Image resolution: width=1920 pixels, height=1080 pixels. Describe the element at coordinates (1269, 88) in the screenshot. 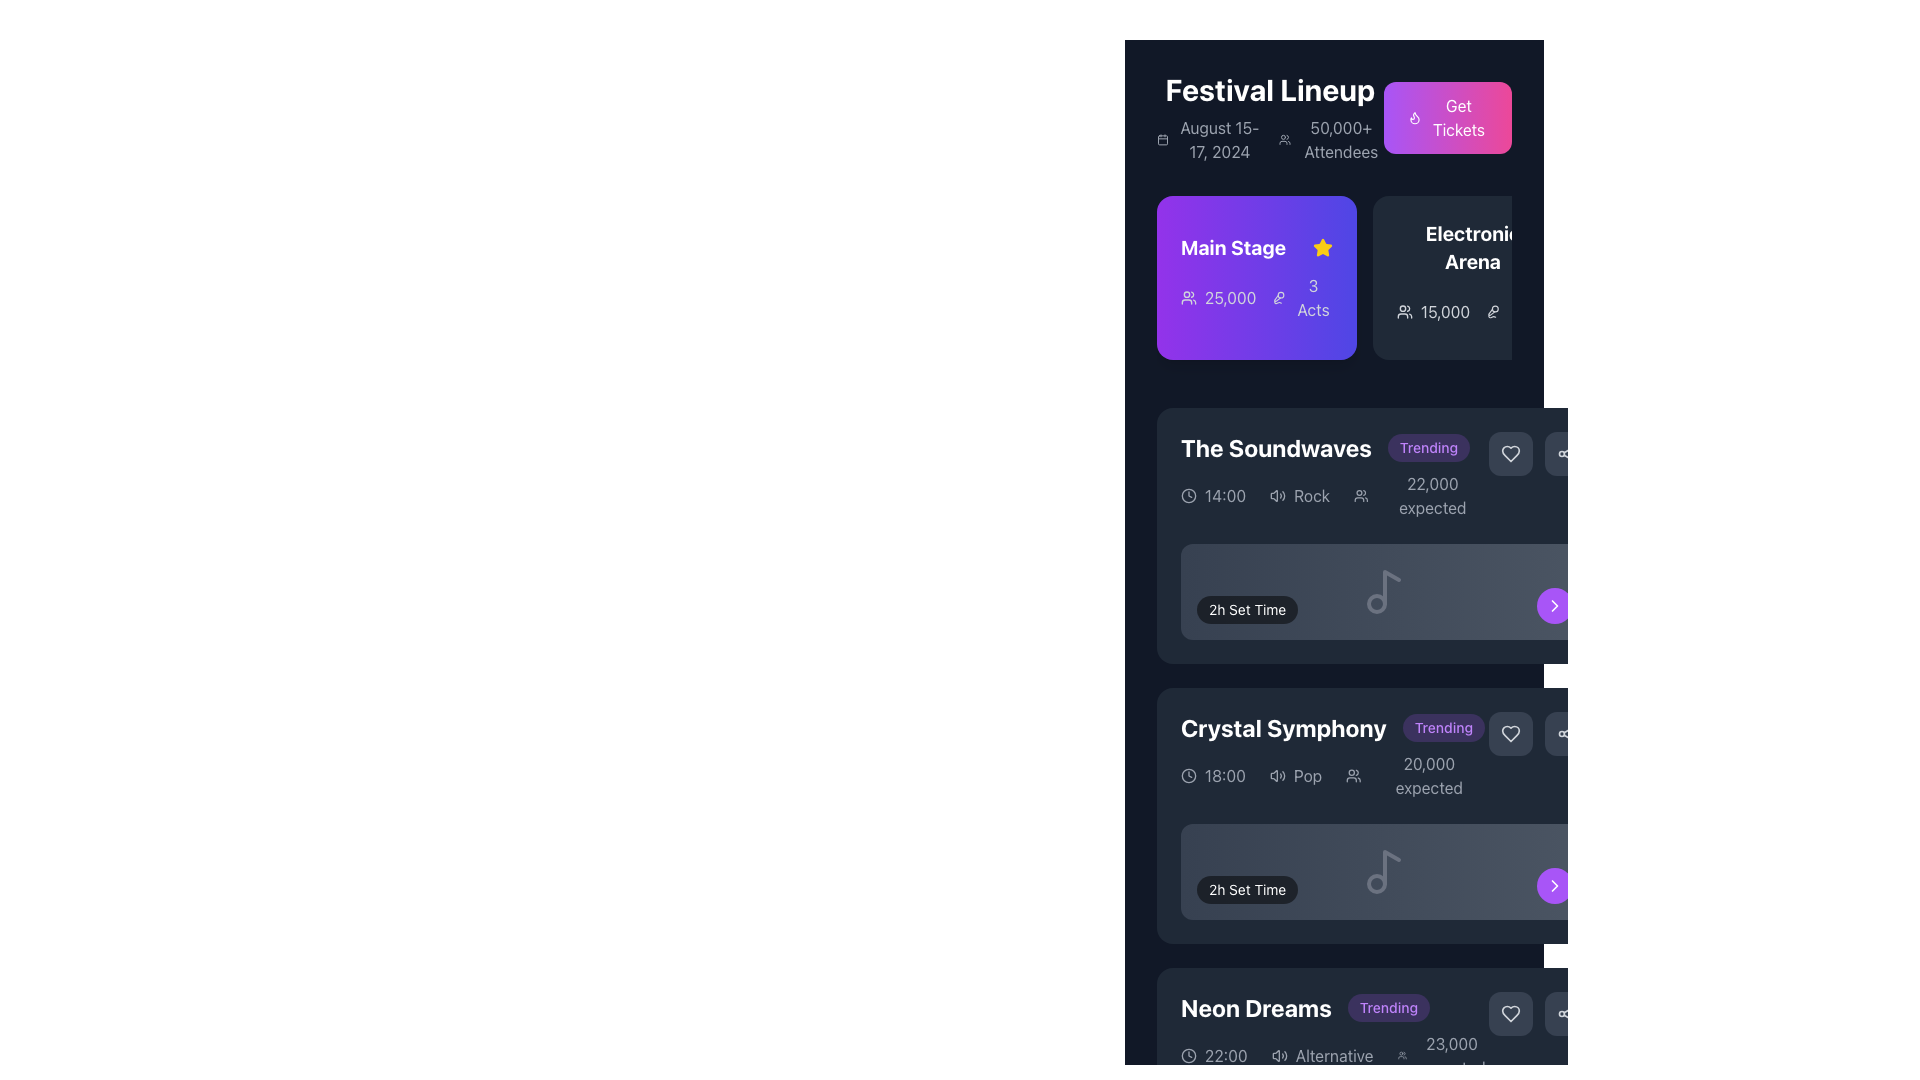

I see `the 'Festival Lineup' text label for accessibility purposes by moving the cursor to its center point` at that location.